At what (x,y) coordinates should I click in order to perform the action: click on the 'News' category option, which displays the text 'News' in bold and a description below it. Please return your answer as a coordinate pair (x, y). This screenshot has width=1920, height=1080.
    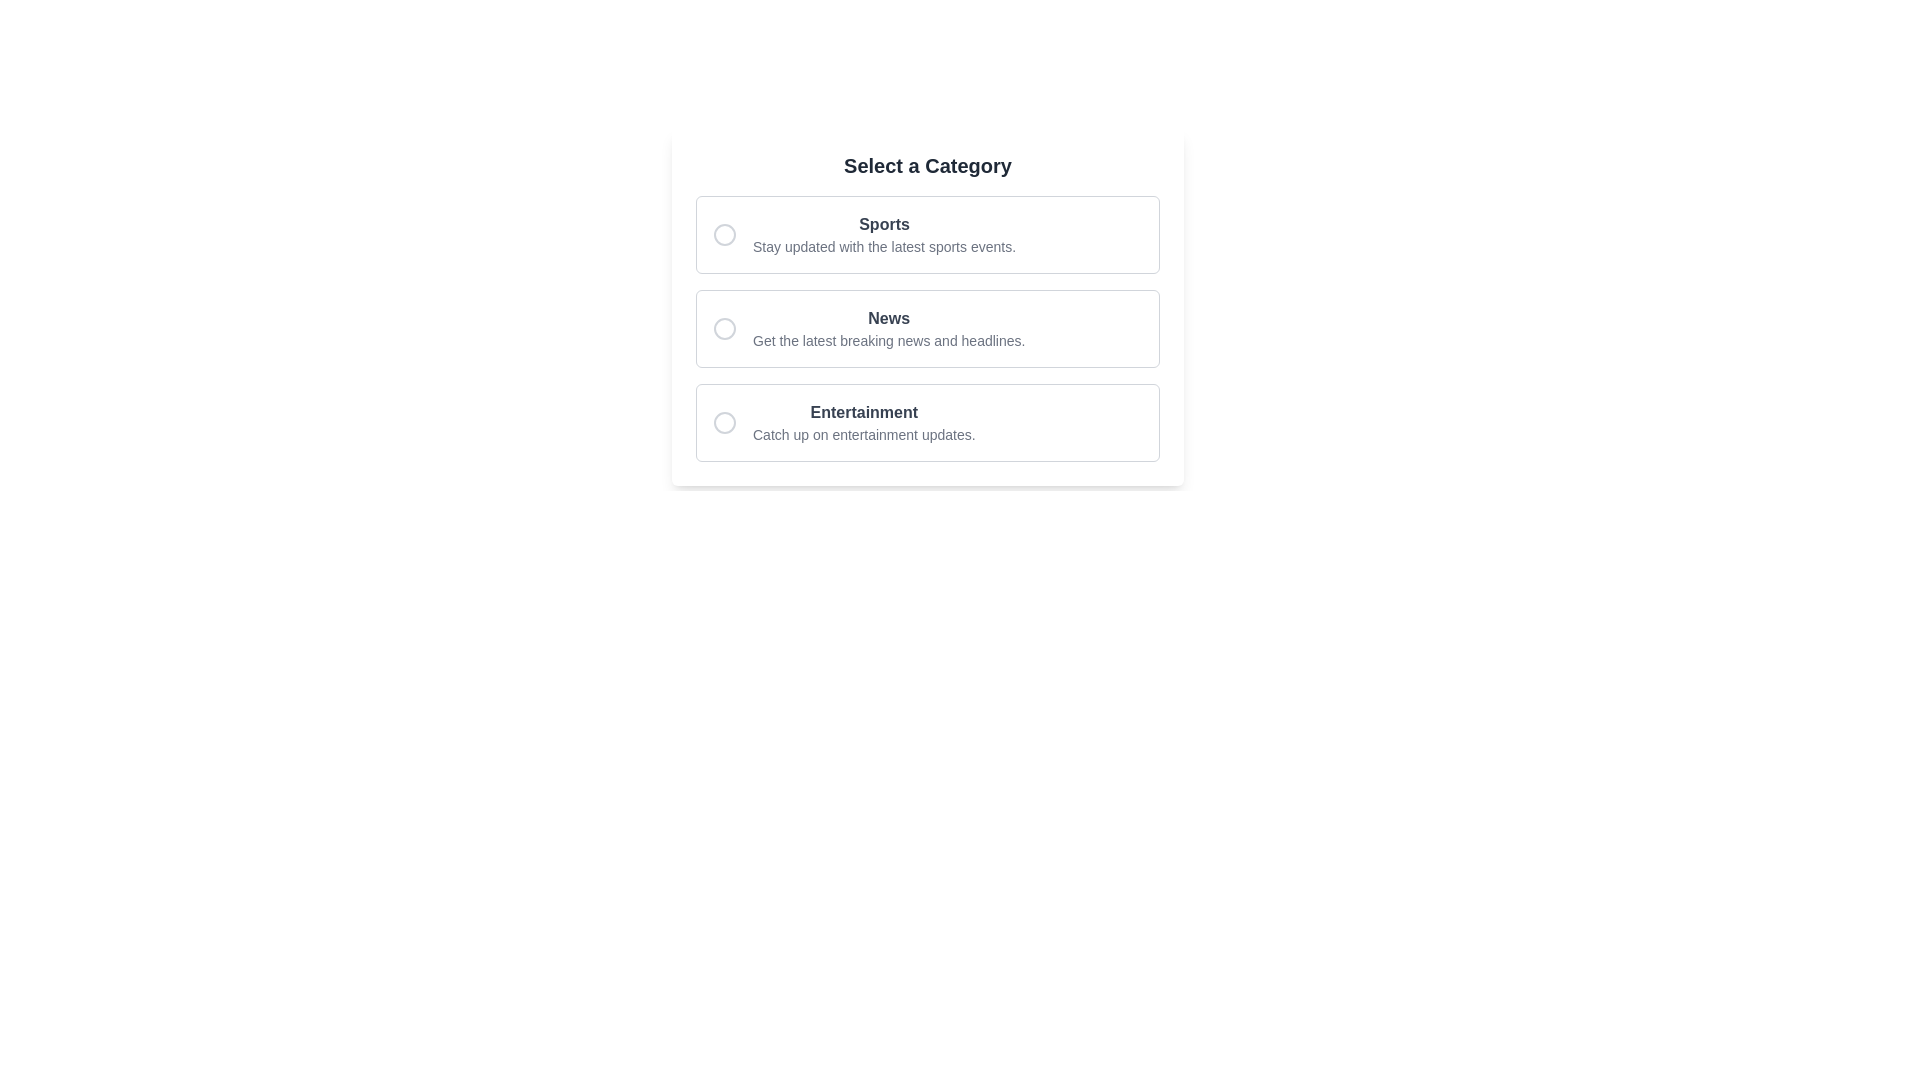
    Looking at the image, I should click on (887, 327).